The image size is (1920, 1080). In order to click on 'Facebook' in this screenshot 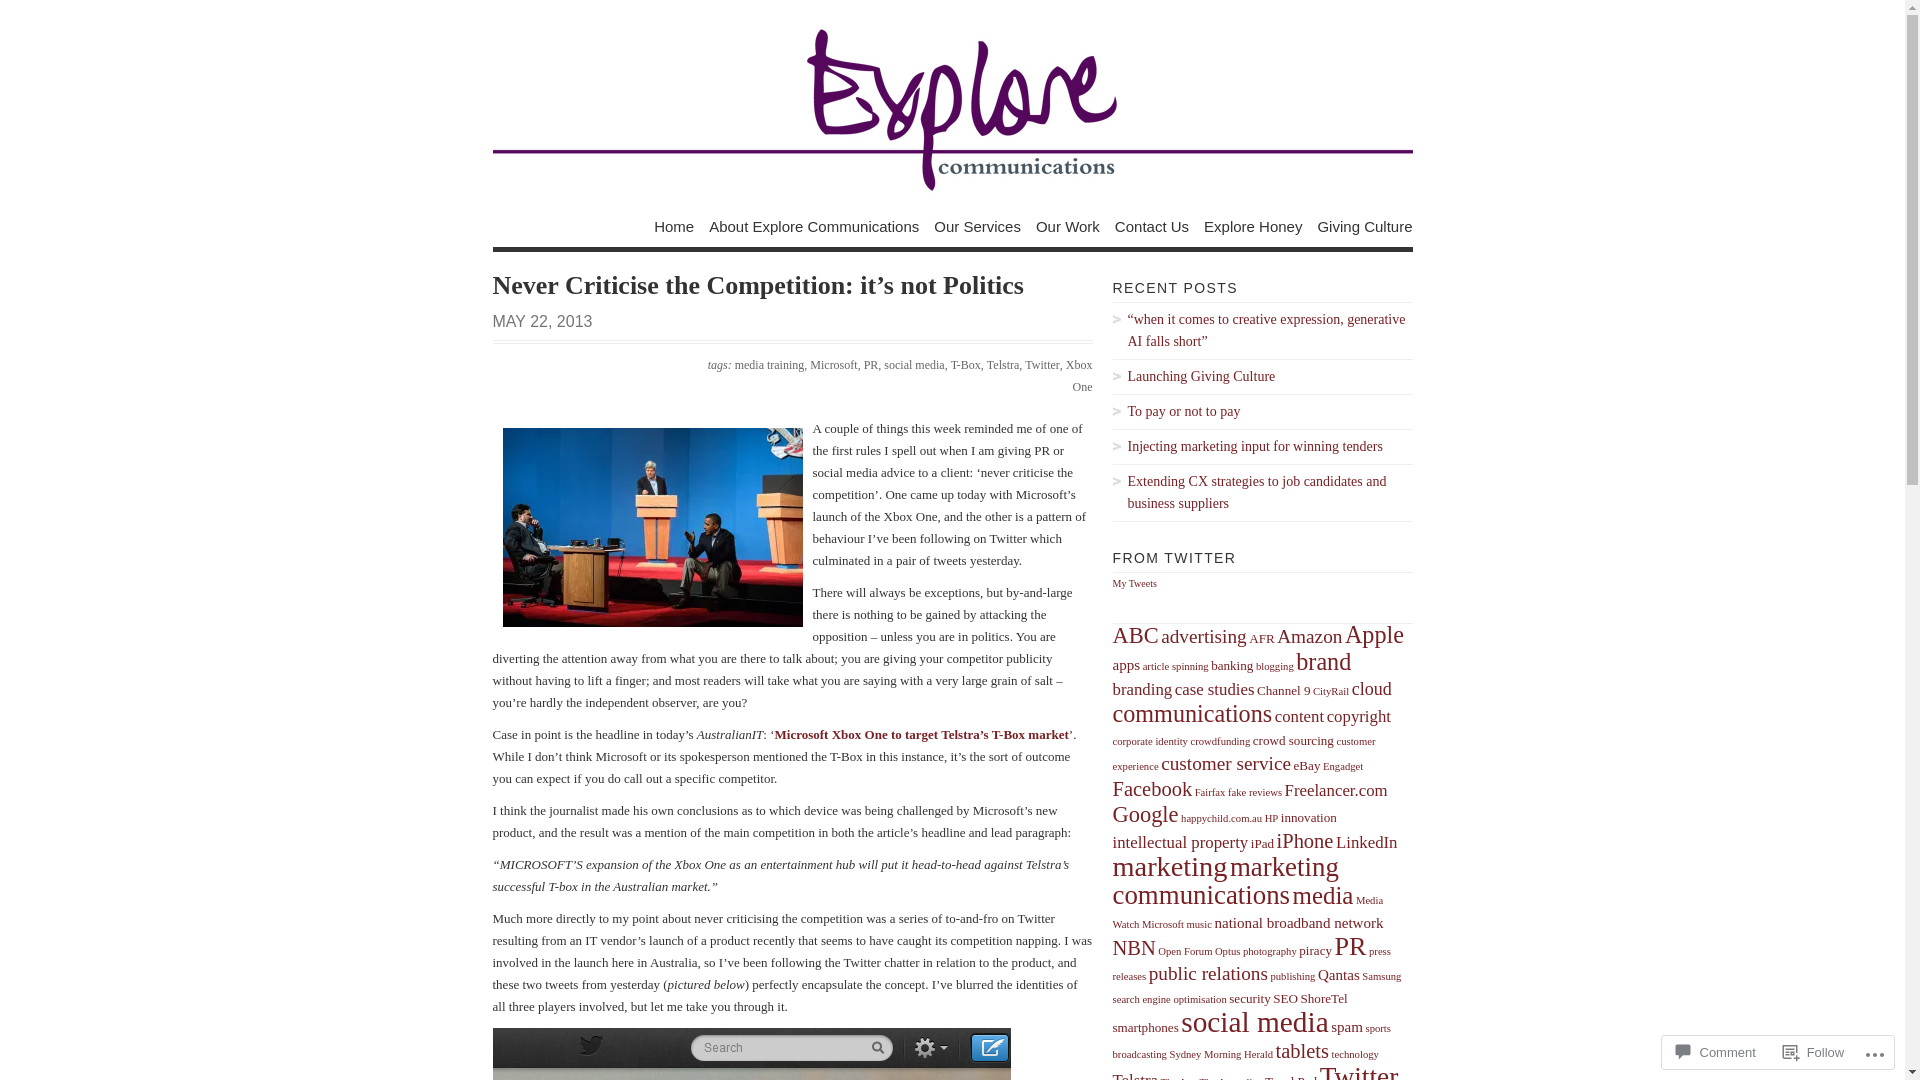, I will do `click(1152, 788)`.